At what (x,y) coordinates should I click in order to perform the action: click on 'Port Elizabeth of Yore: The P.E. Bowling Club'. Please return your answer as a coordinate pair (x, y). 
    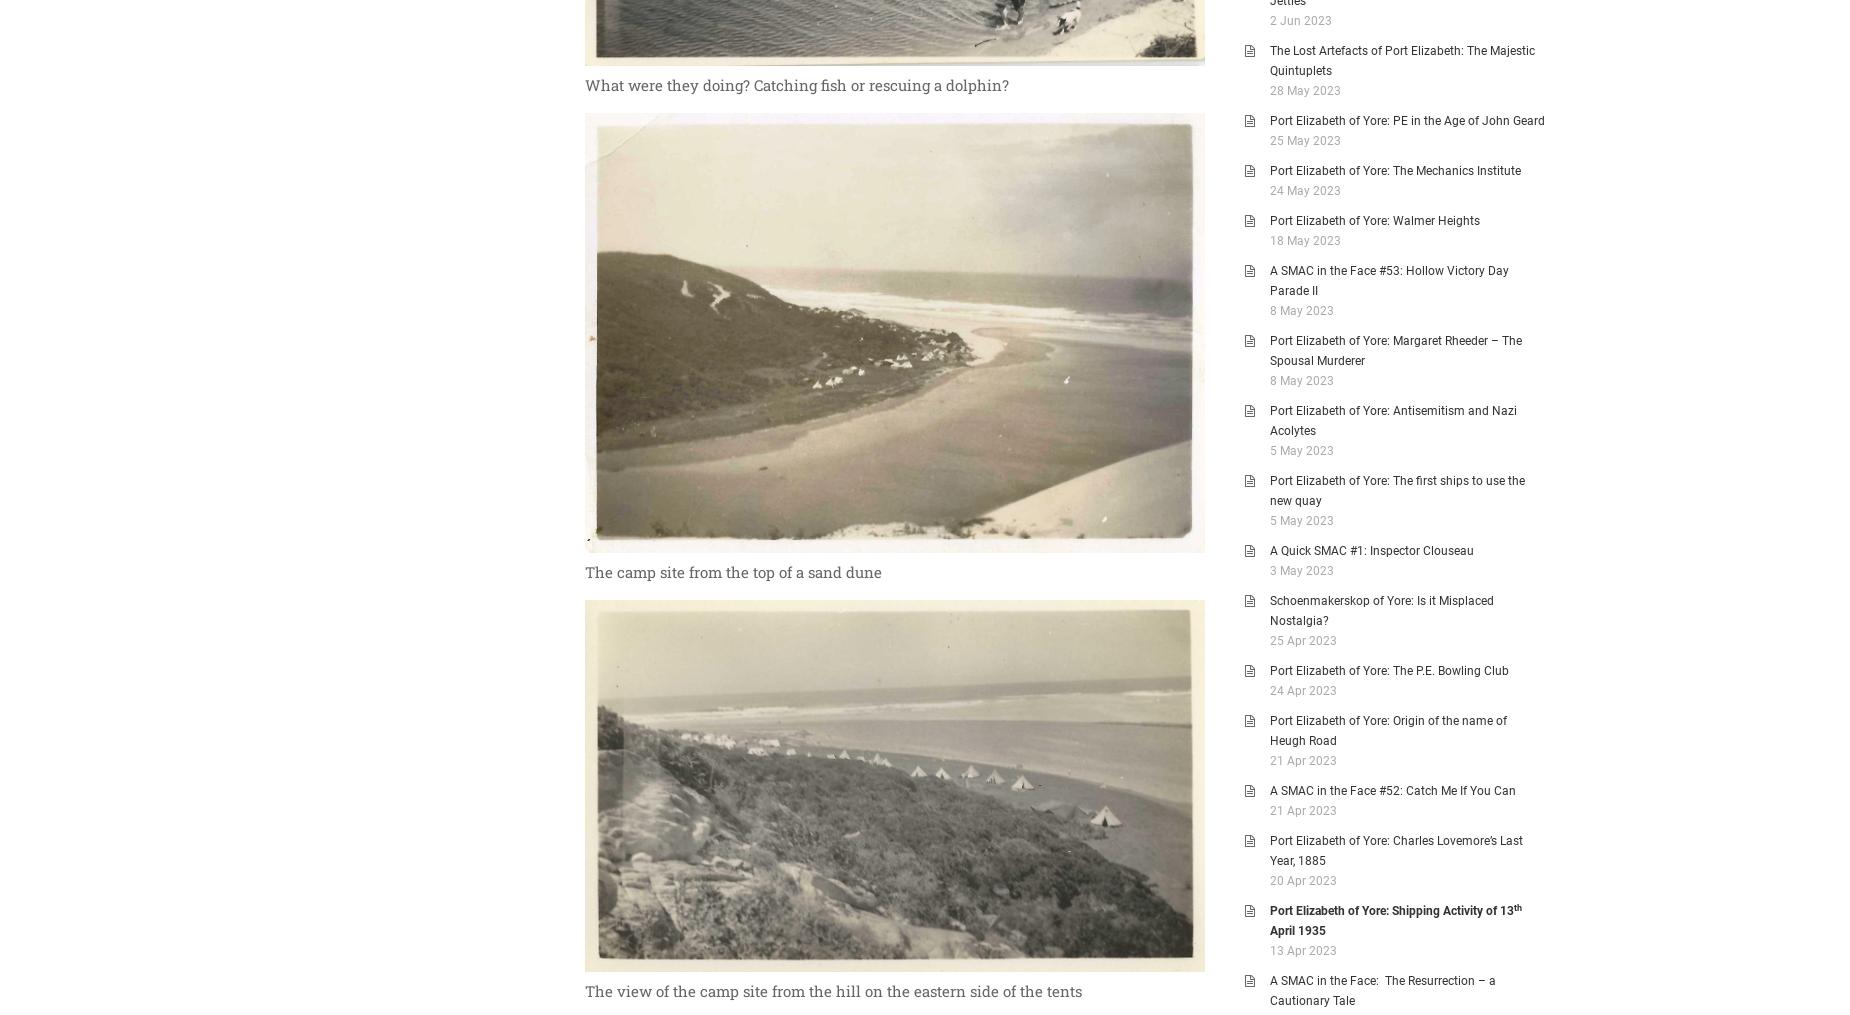
    Looking at the image, I should click on (1269, 671).